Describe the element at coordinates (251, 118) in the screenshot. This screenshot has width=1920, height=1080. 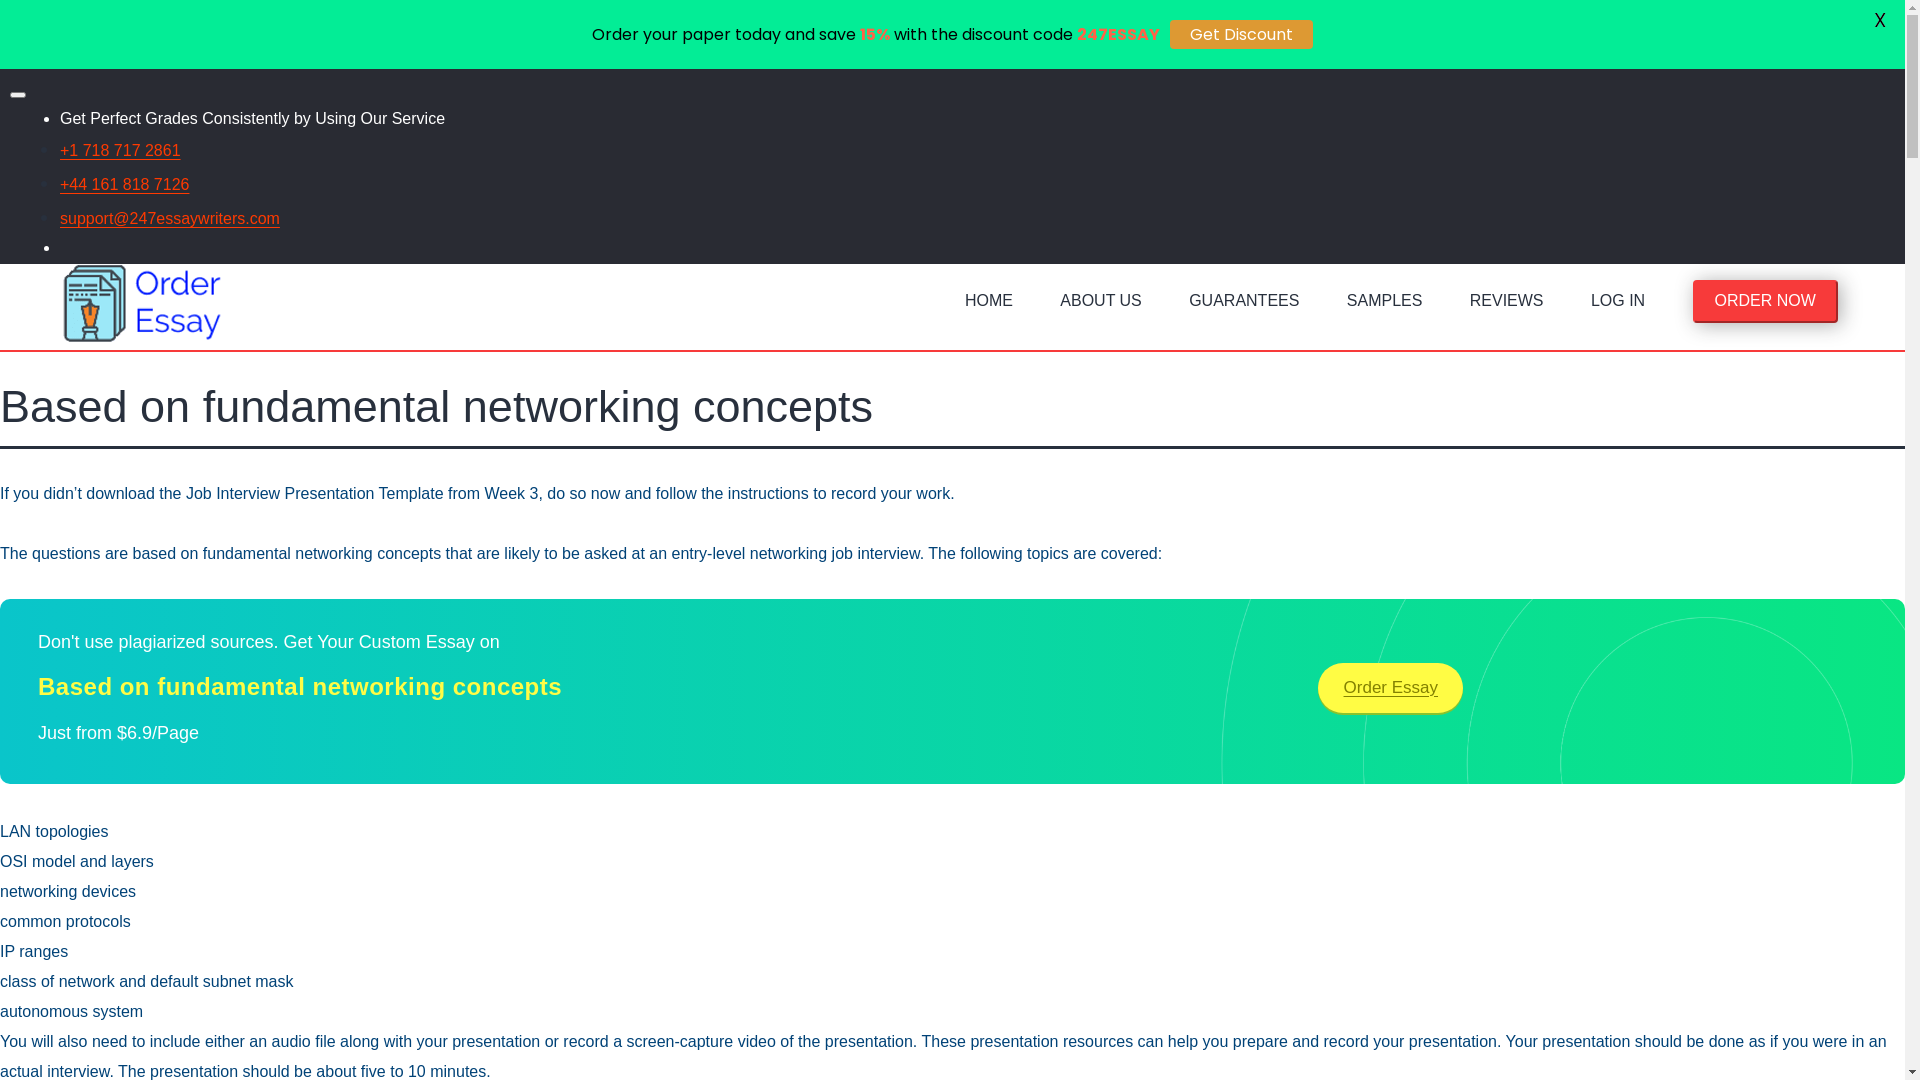
I see `'Get Perfect Grades Consistently by Using Our Service'` at that location.